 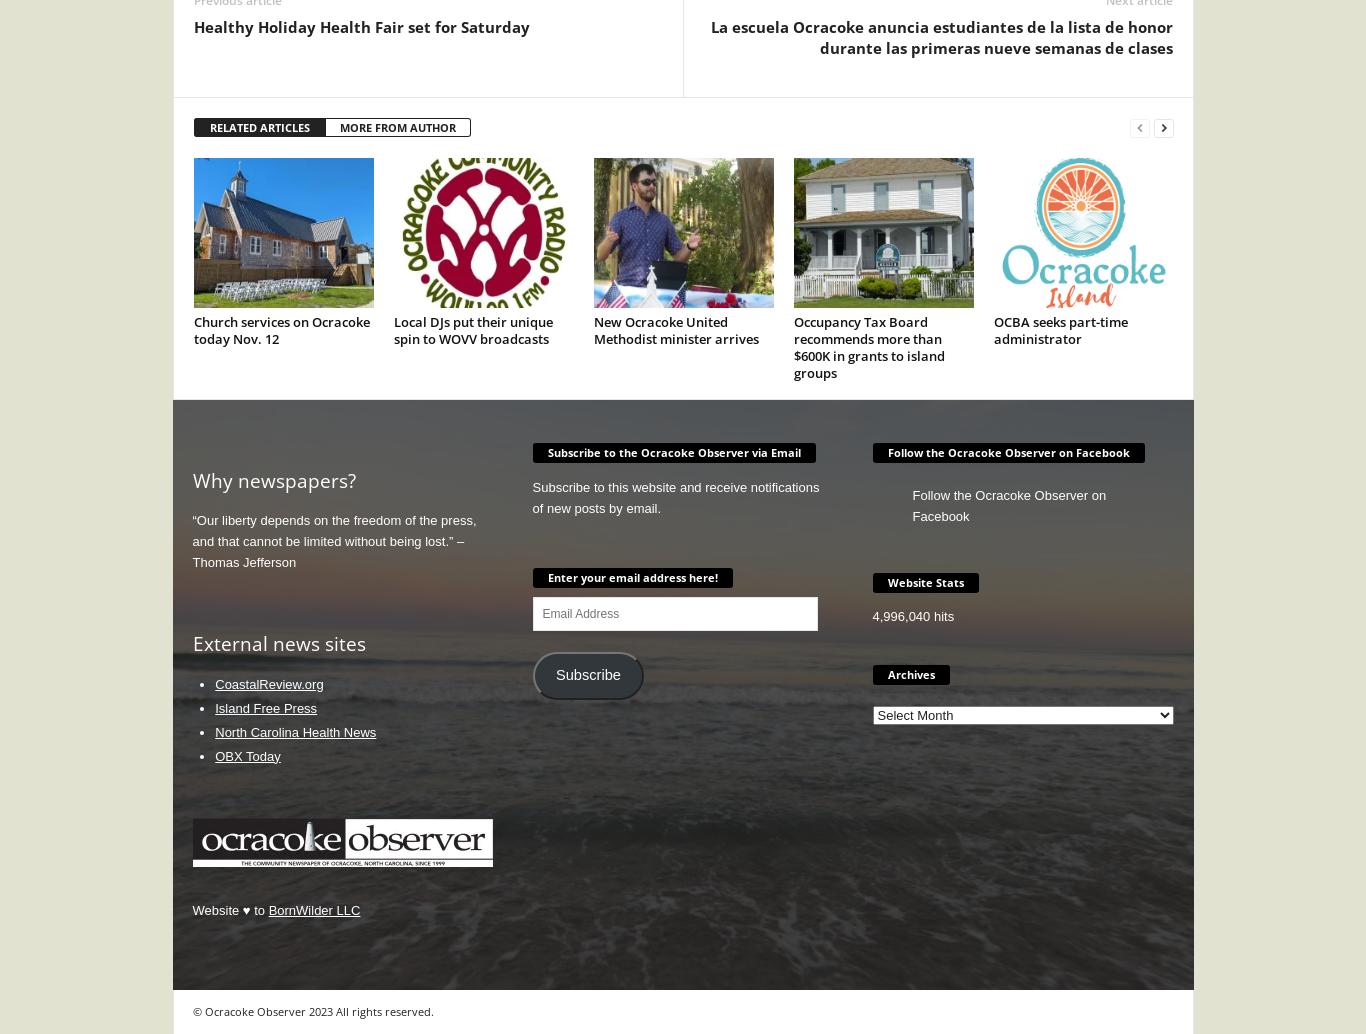 I want to click on 'New Ocracoke United Methodist minister arrives', so click(x=674, y=328).